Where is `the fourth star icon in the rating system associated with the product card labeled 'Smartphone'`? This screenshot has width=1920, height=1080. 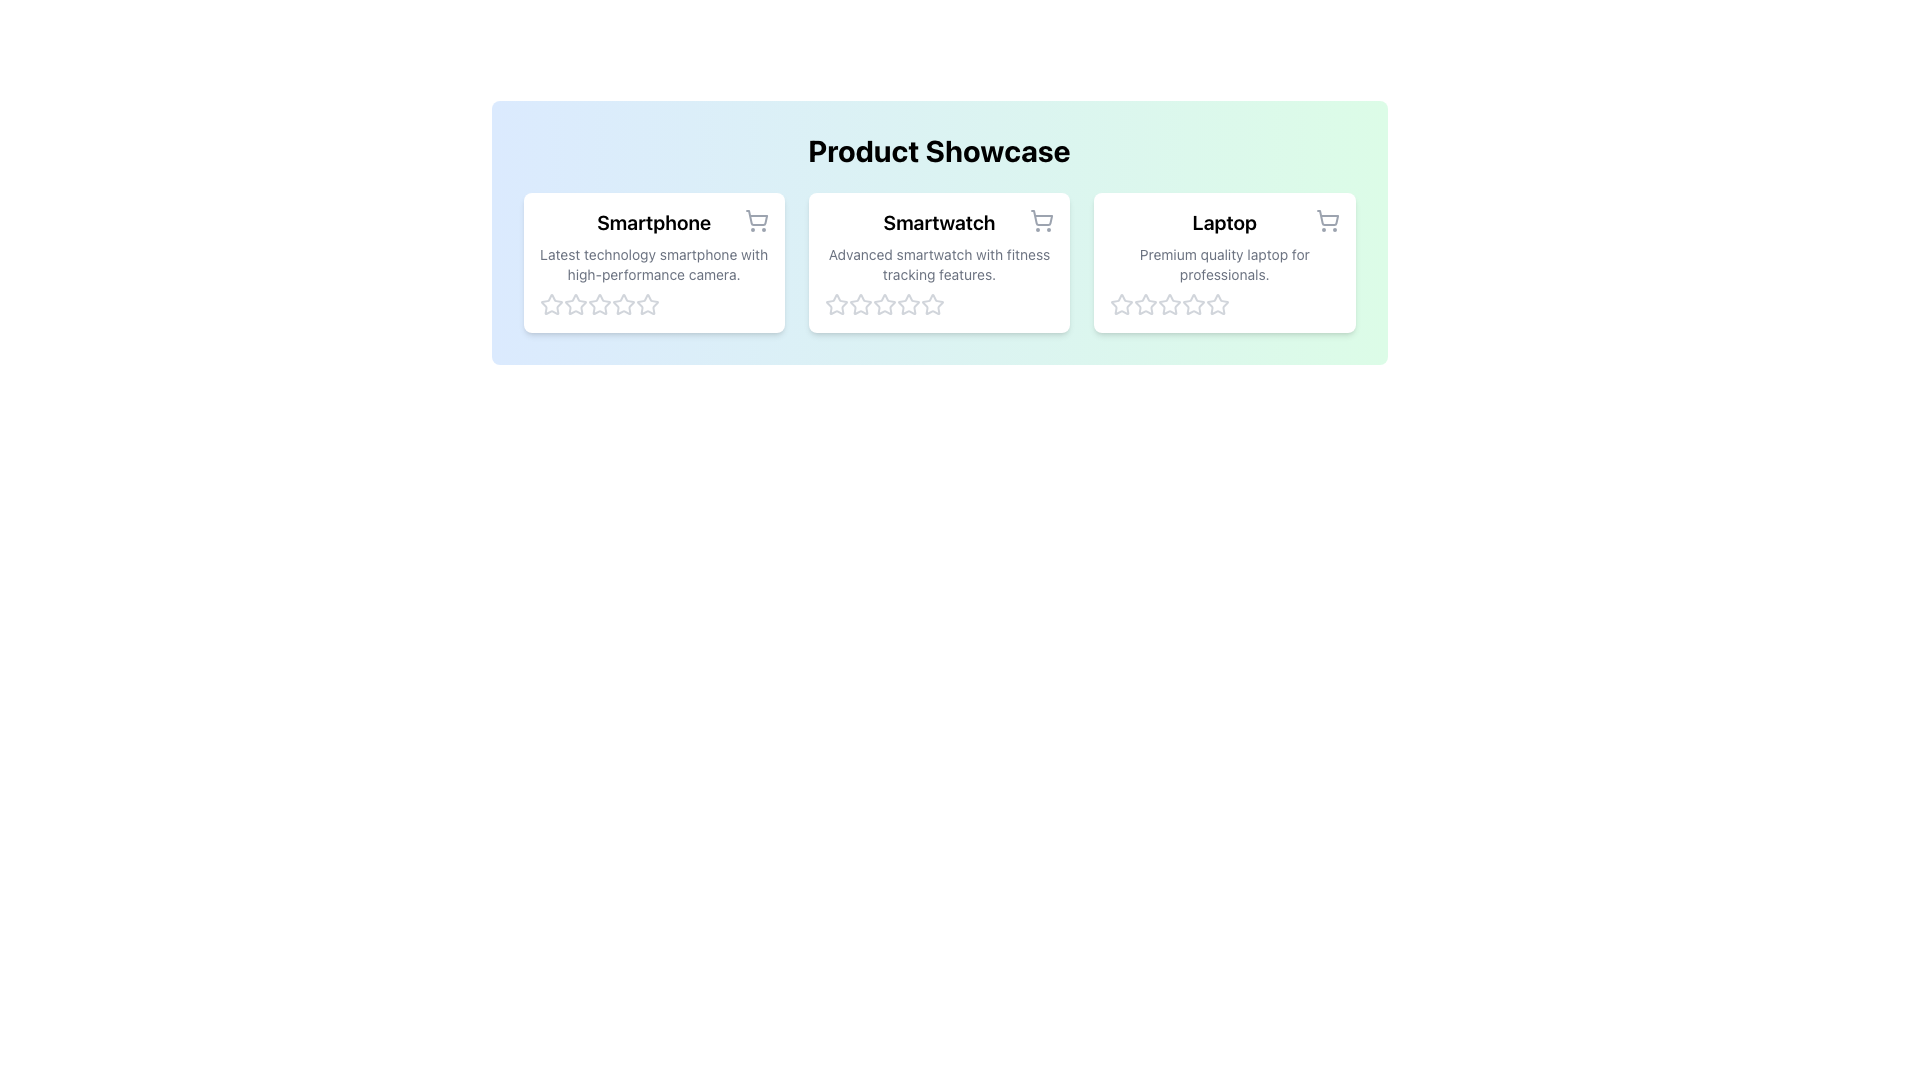 the fourth star icon in the rating system associated with the product card labeled 'Smartphone' is located at coordinates (622, 304).